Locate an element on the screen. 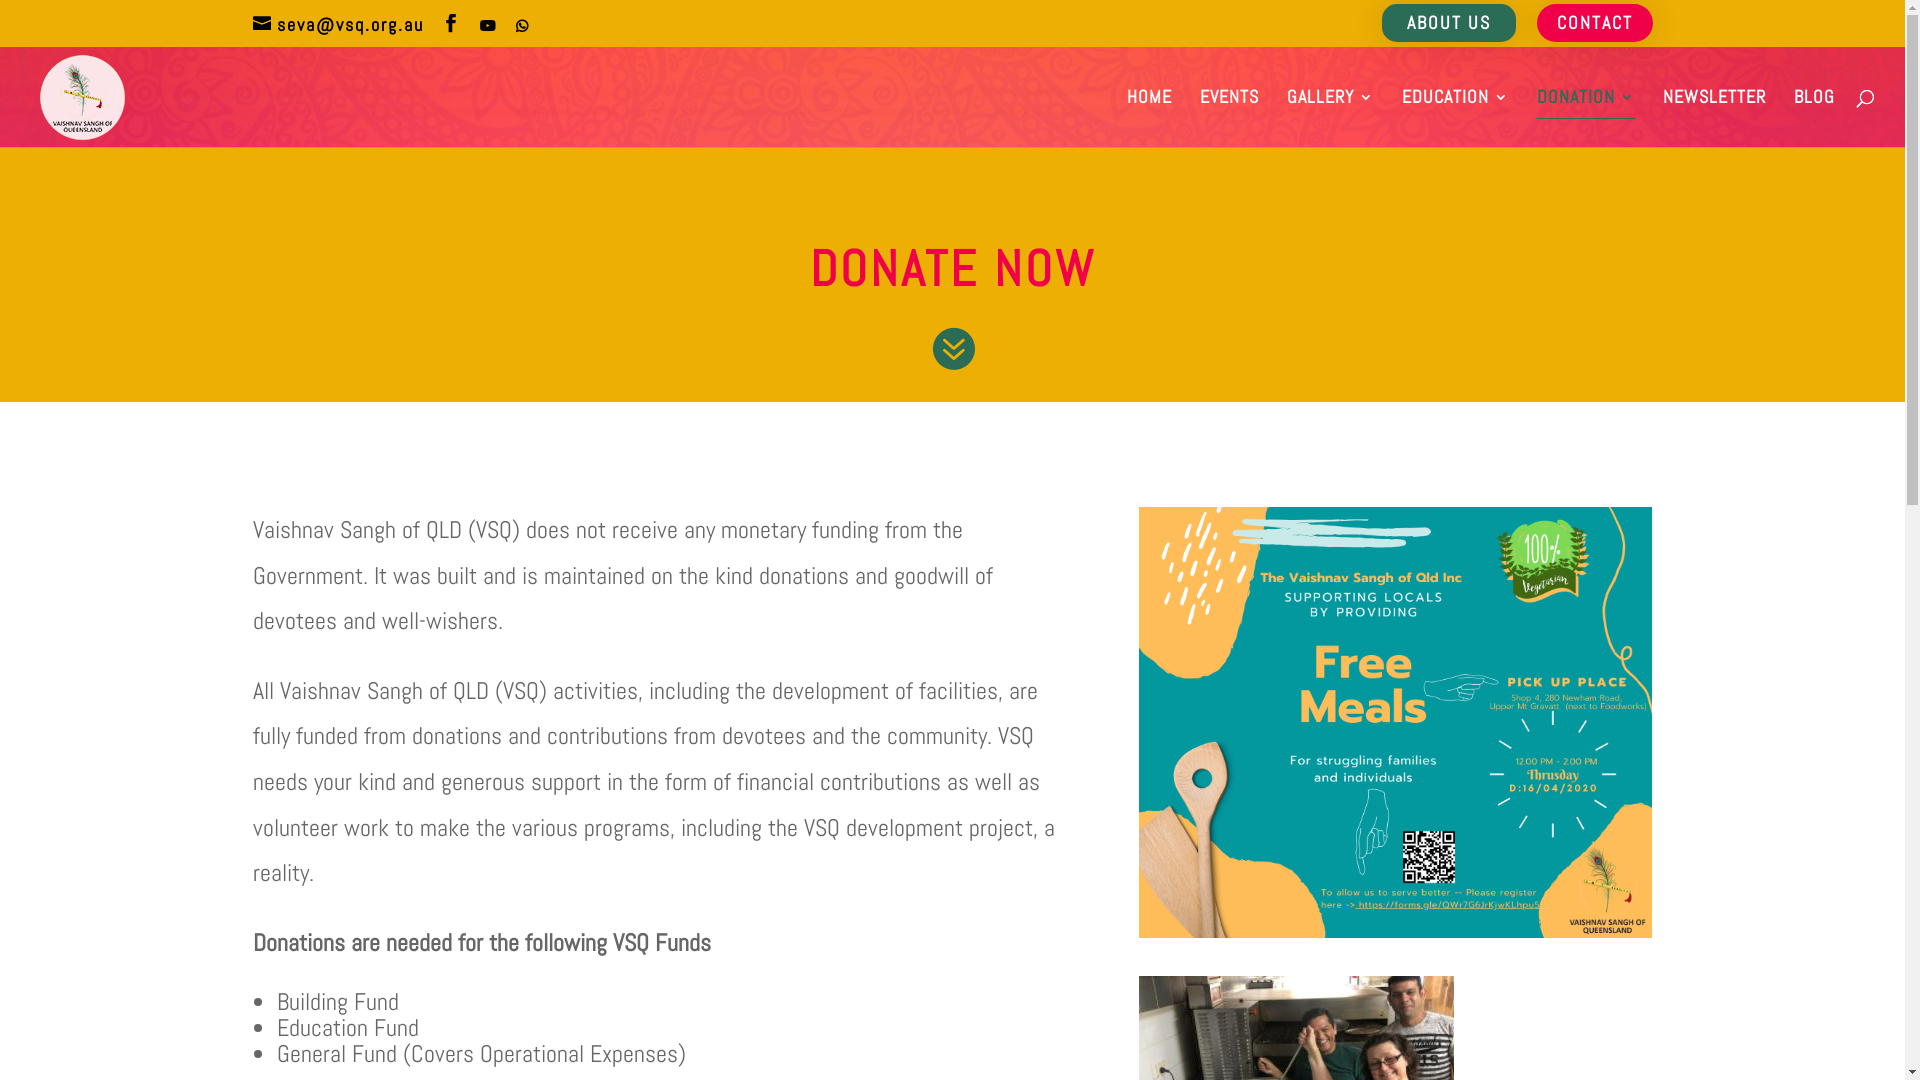  'seva@vsq.org.au' is located at coordinates (251, 23).